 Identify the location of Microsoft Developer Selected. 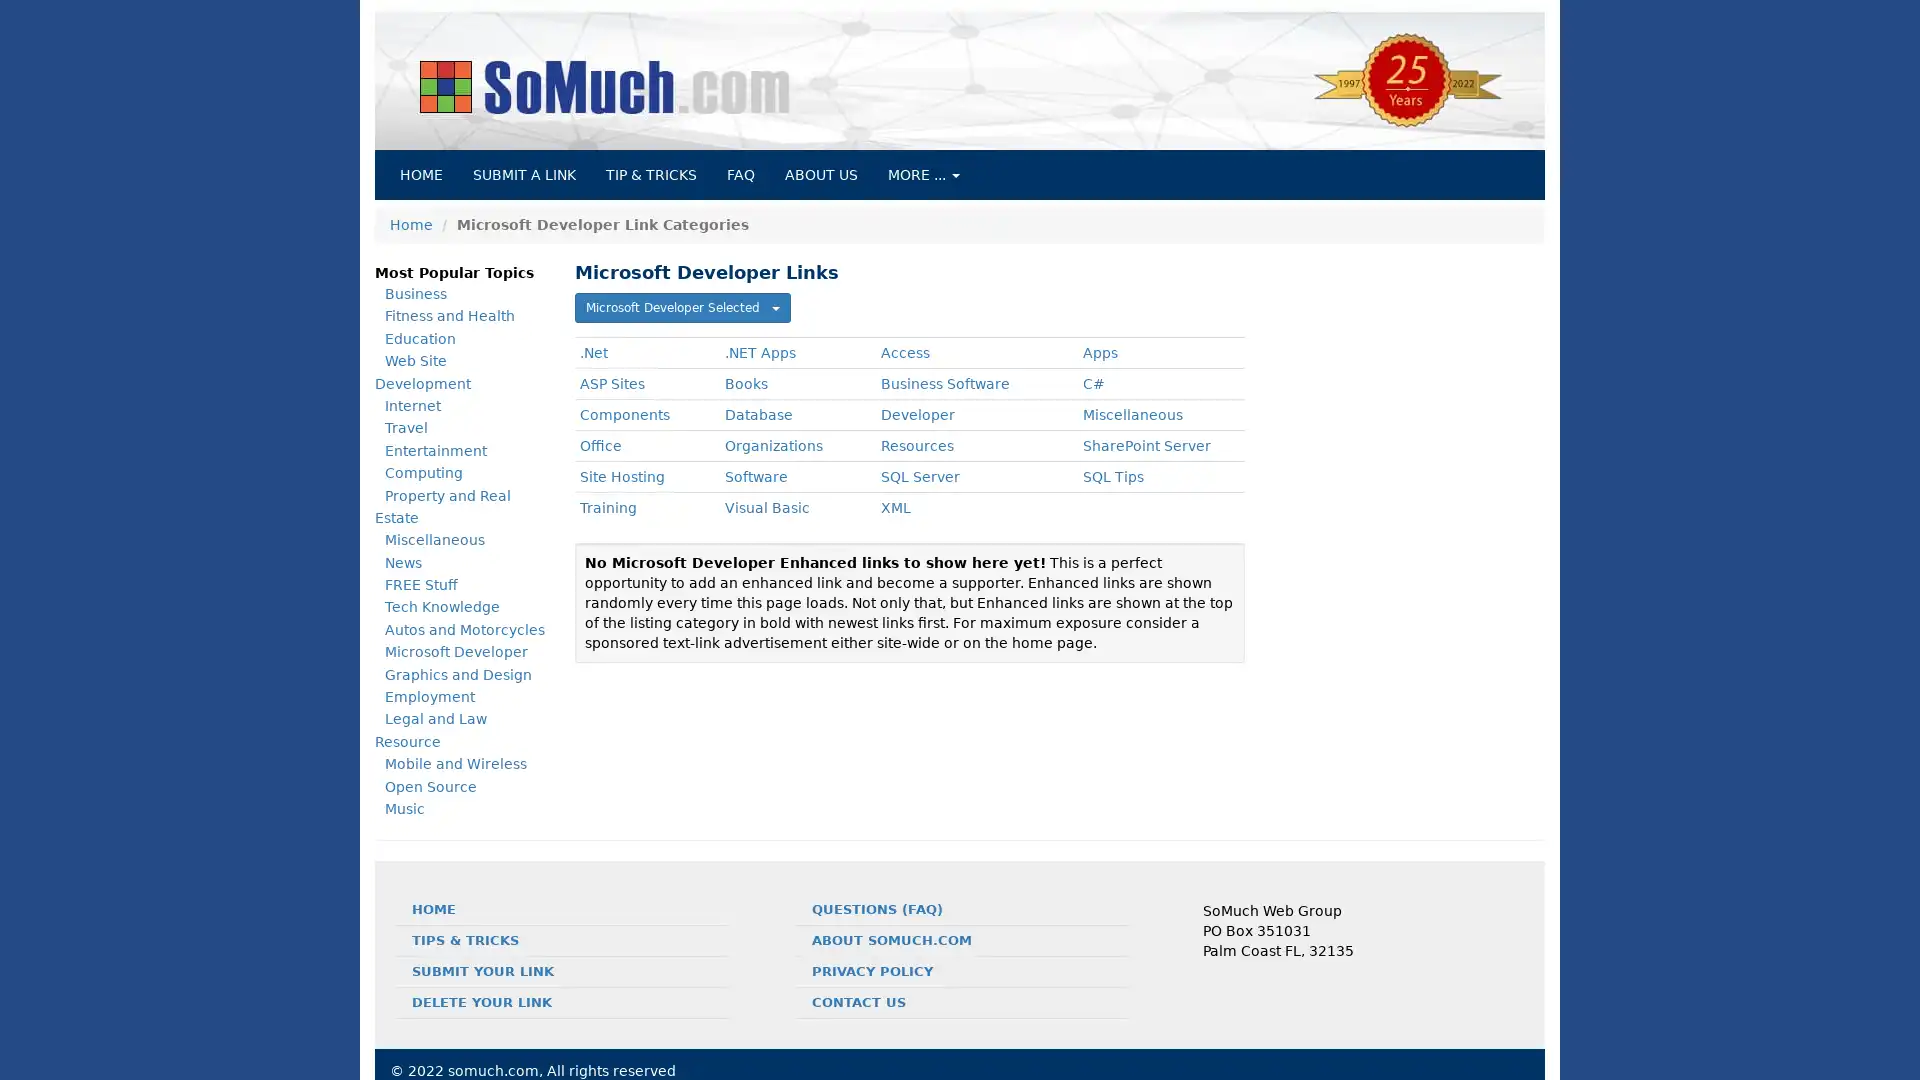
(682, 308).